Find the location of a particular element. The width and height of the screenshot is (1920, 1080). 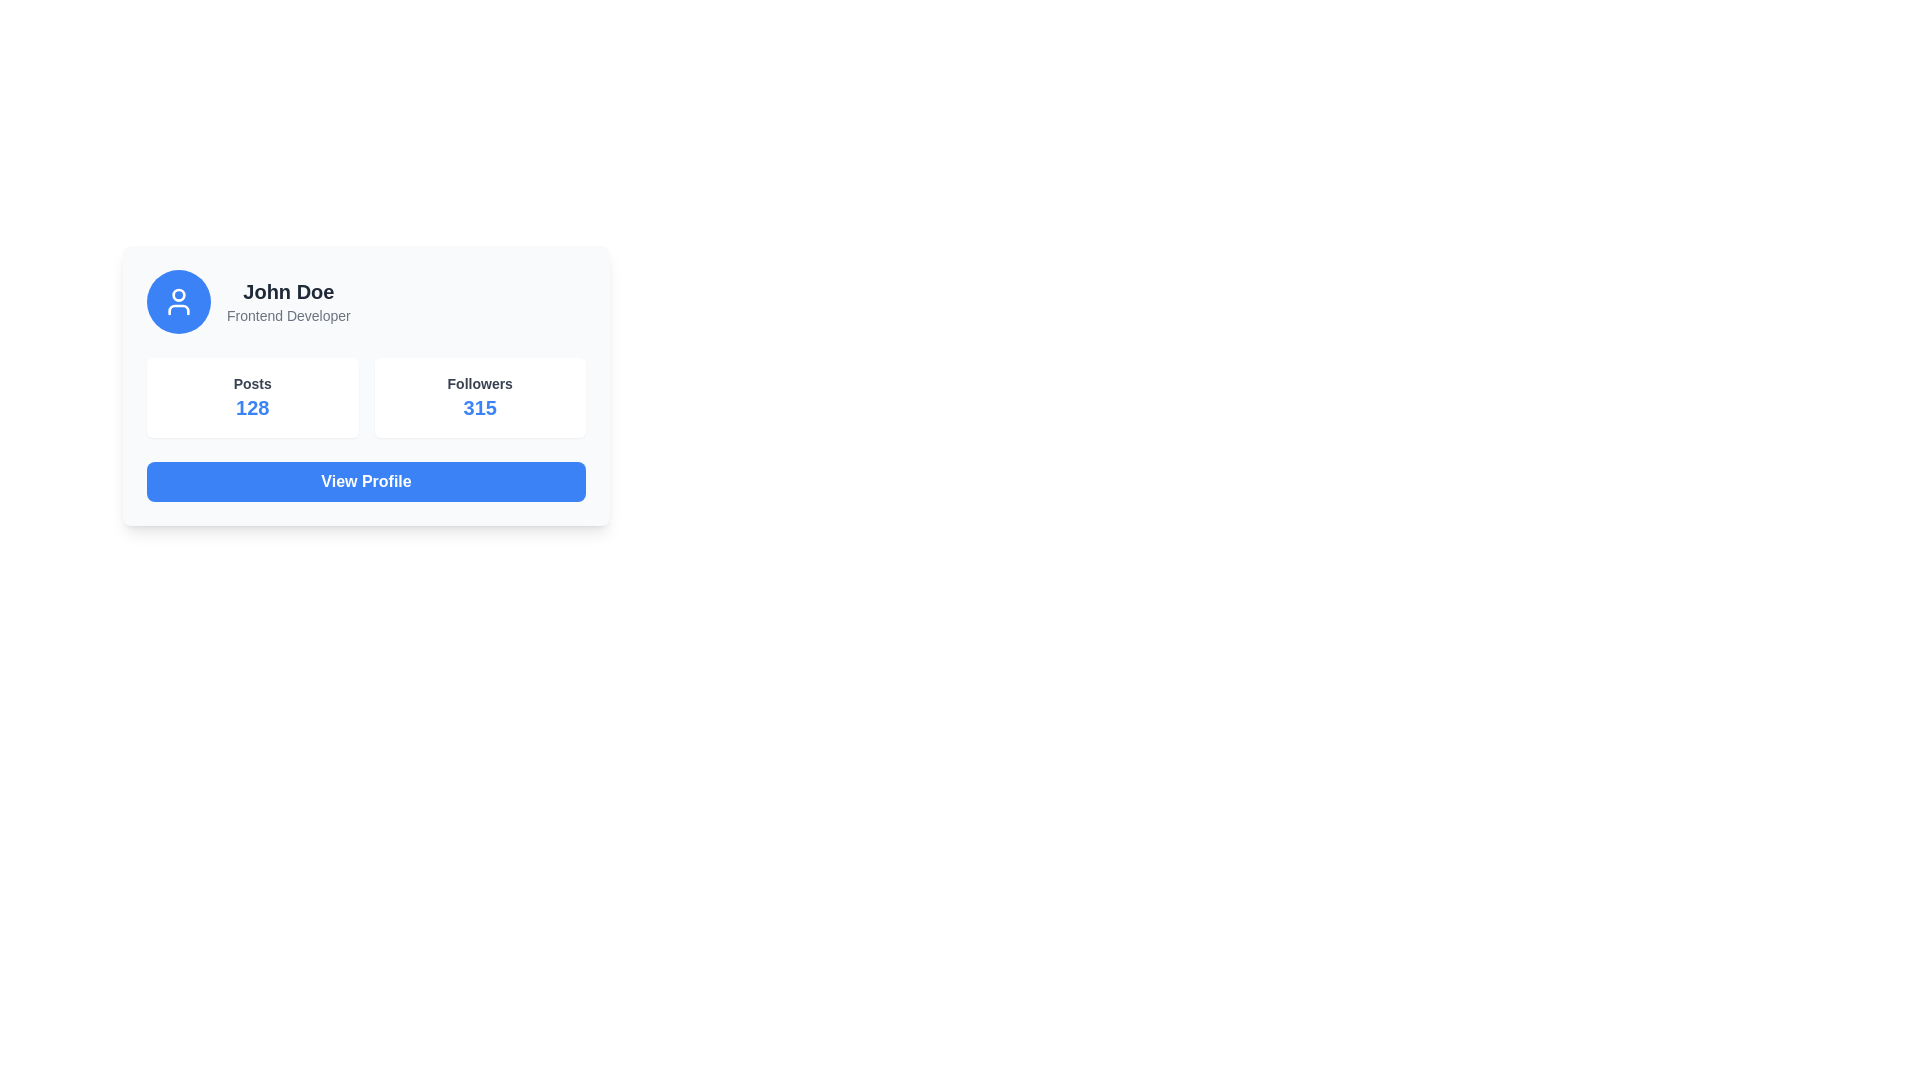

the text block displaying 'John Doe' and 'Frontend Developer', which is located to the right of a circular icon in the top section of the card is located at coordinates (287, 301).